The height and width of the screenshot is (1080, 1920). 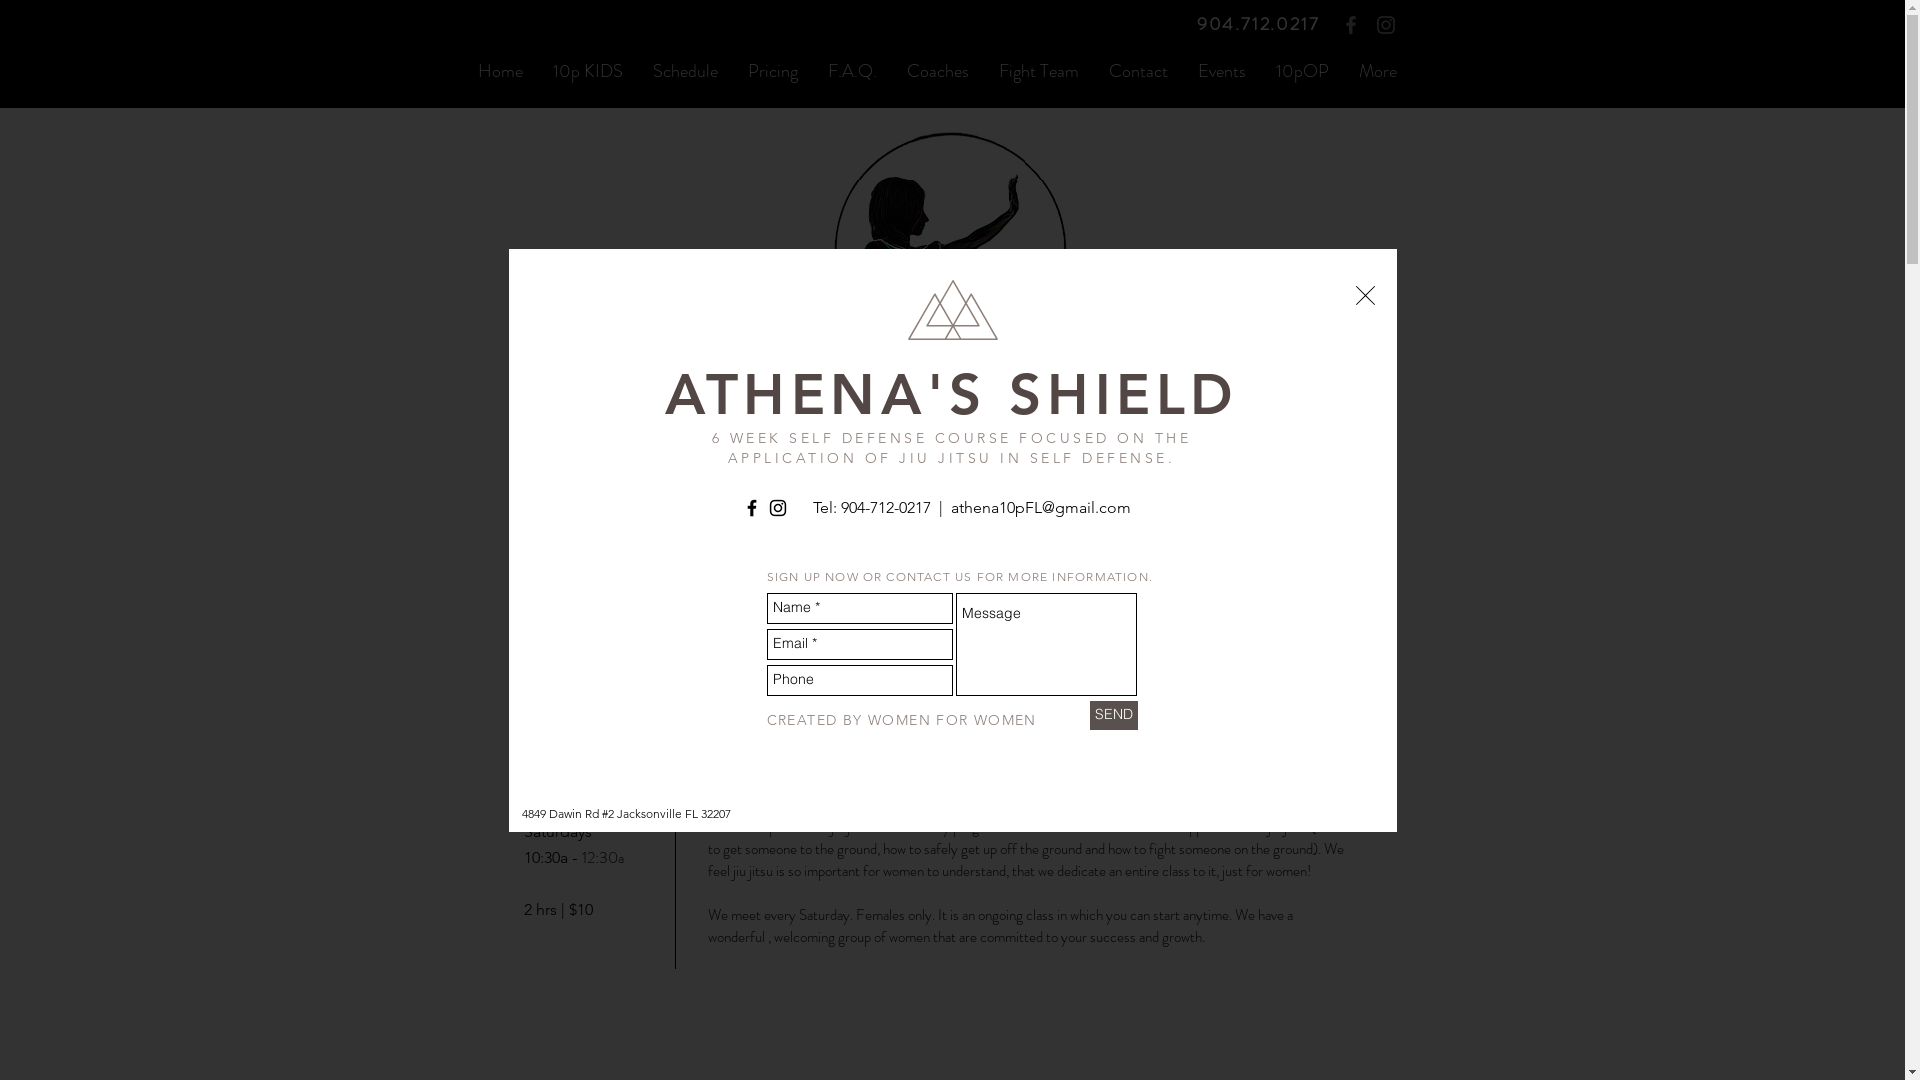 What do you see at coordinates (1258, 69) in the screenshot?
I see `'10pOP'` at bounding box center [1258, 69].